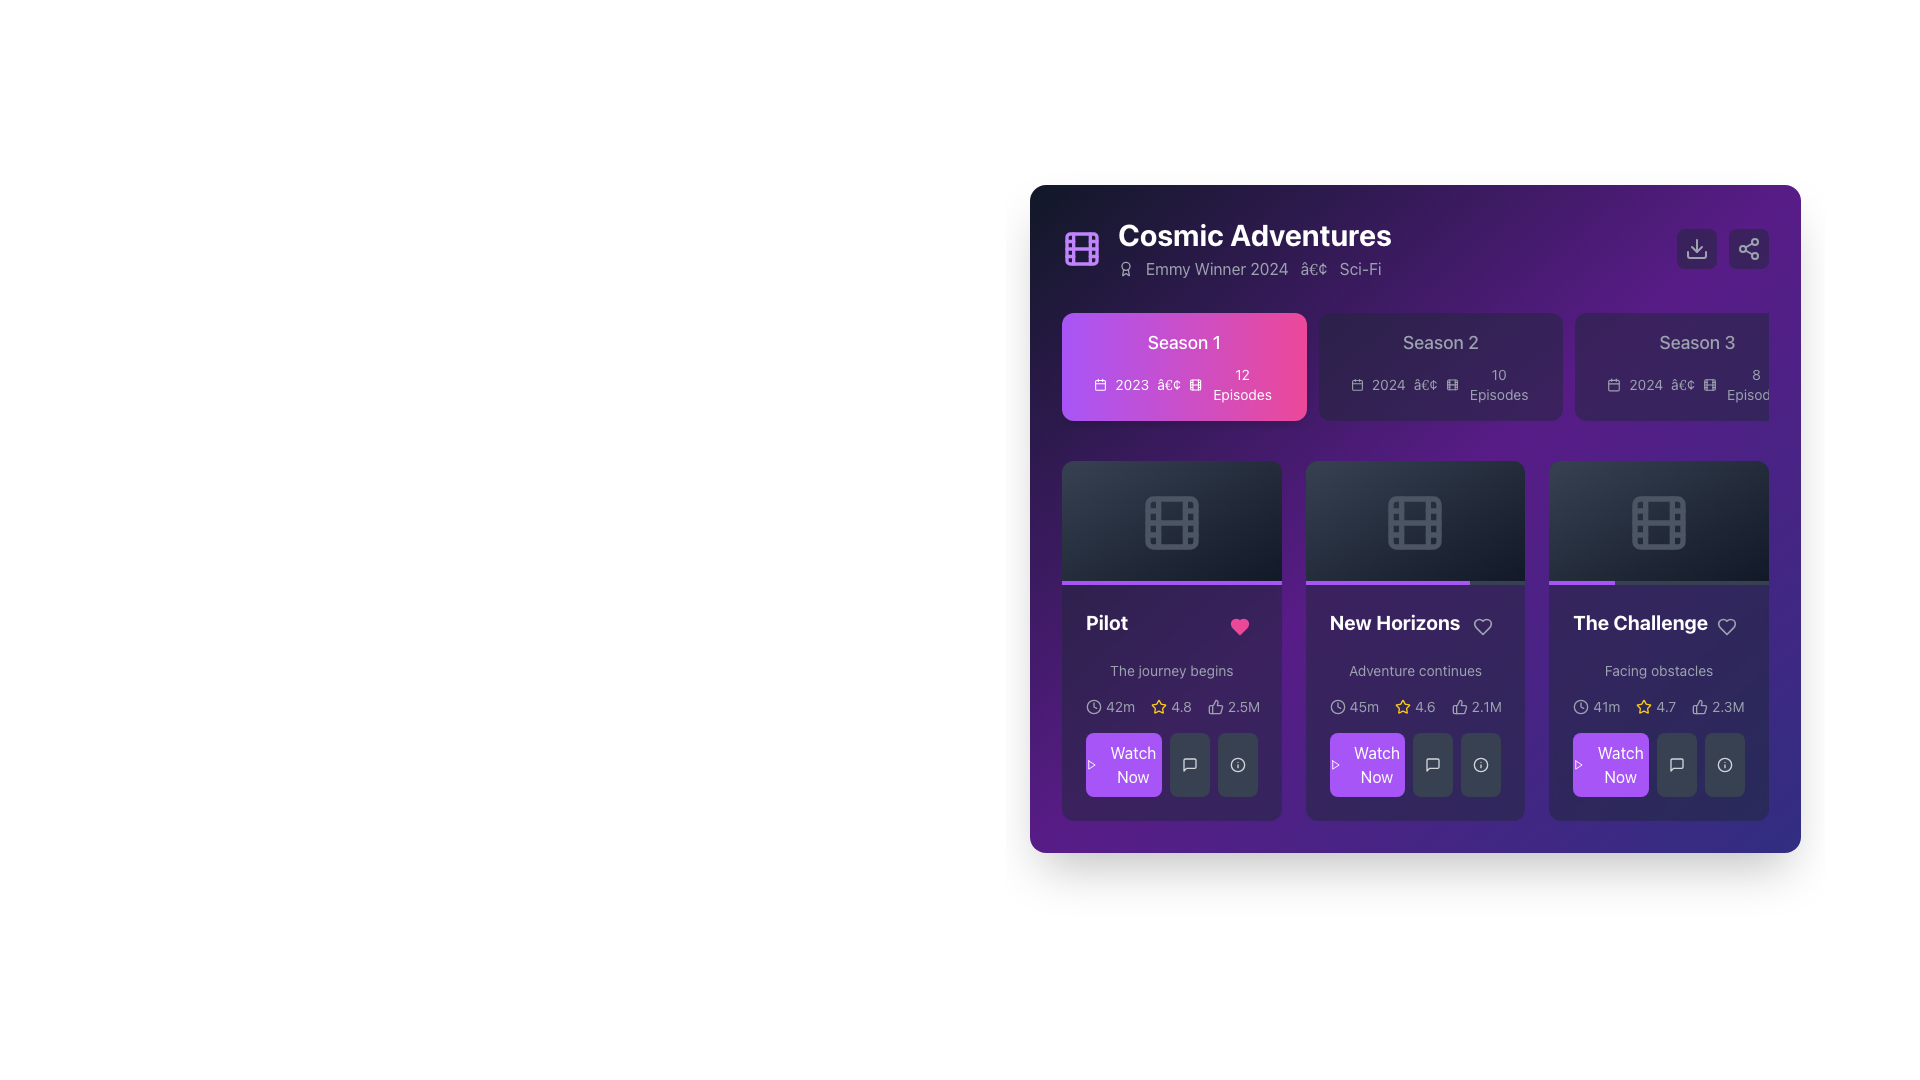 The width and height of the screenshot is (1920, 1080). What do you see at coordinates (1432, 764) in the screenshot?
I see `the message/comment SVG icon located in the secondary action button section beneath the 'New Horizons' card` at bounding box center [1432, 764].